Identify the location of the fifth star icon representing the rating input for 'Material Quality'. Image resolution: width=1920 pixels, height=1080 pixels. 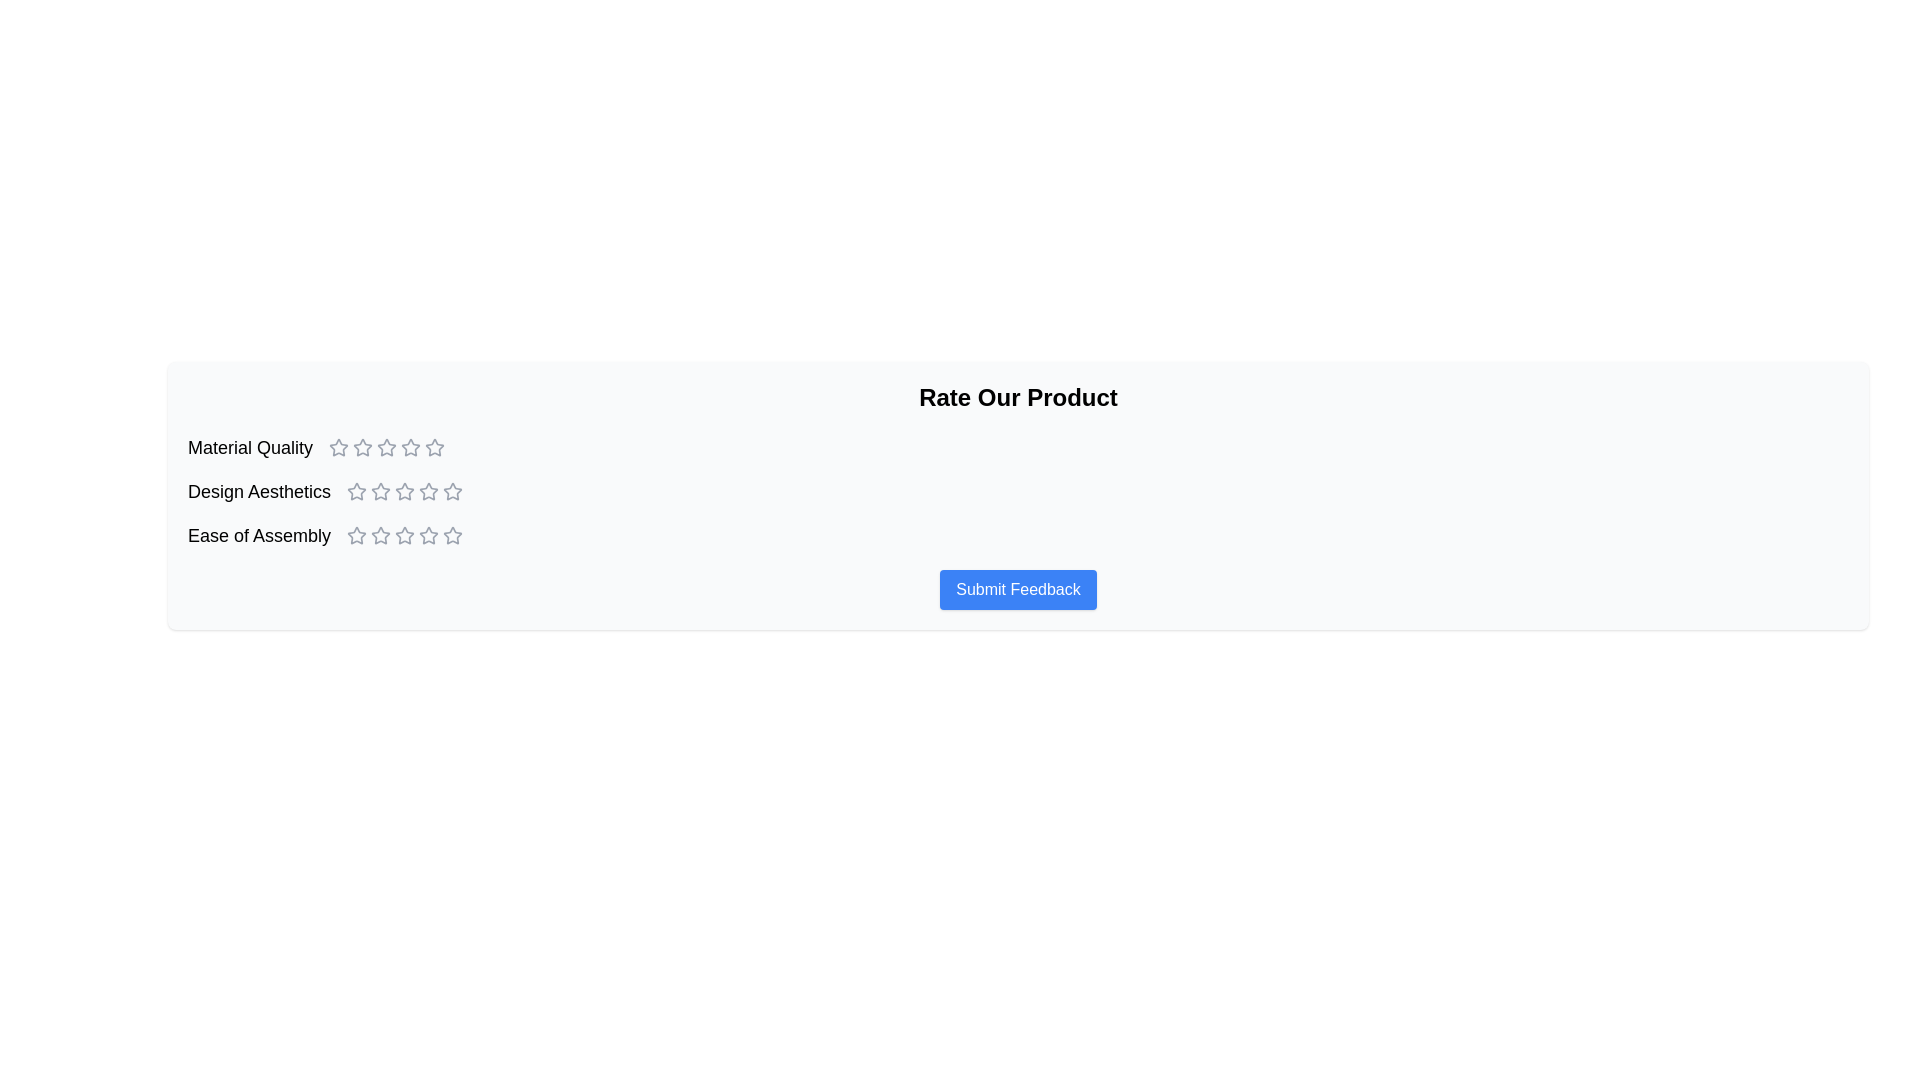
(410, 446).